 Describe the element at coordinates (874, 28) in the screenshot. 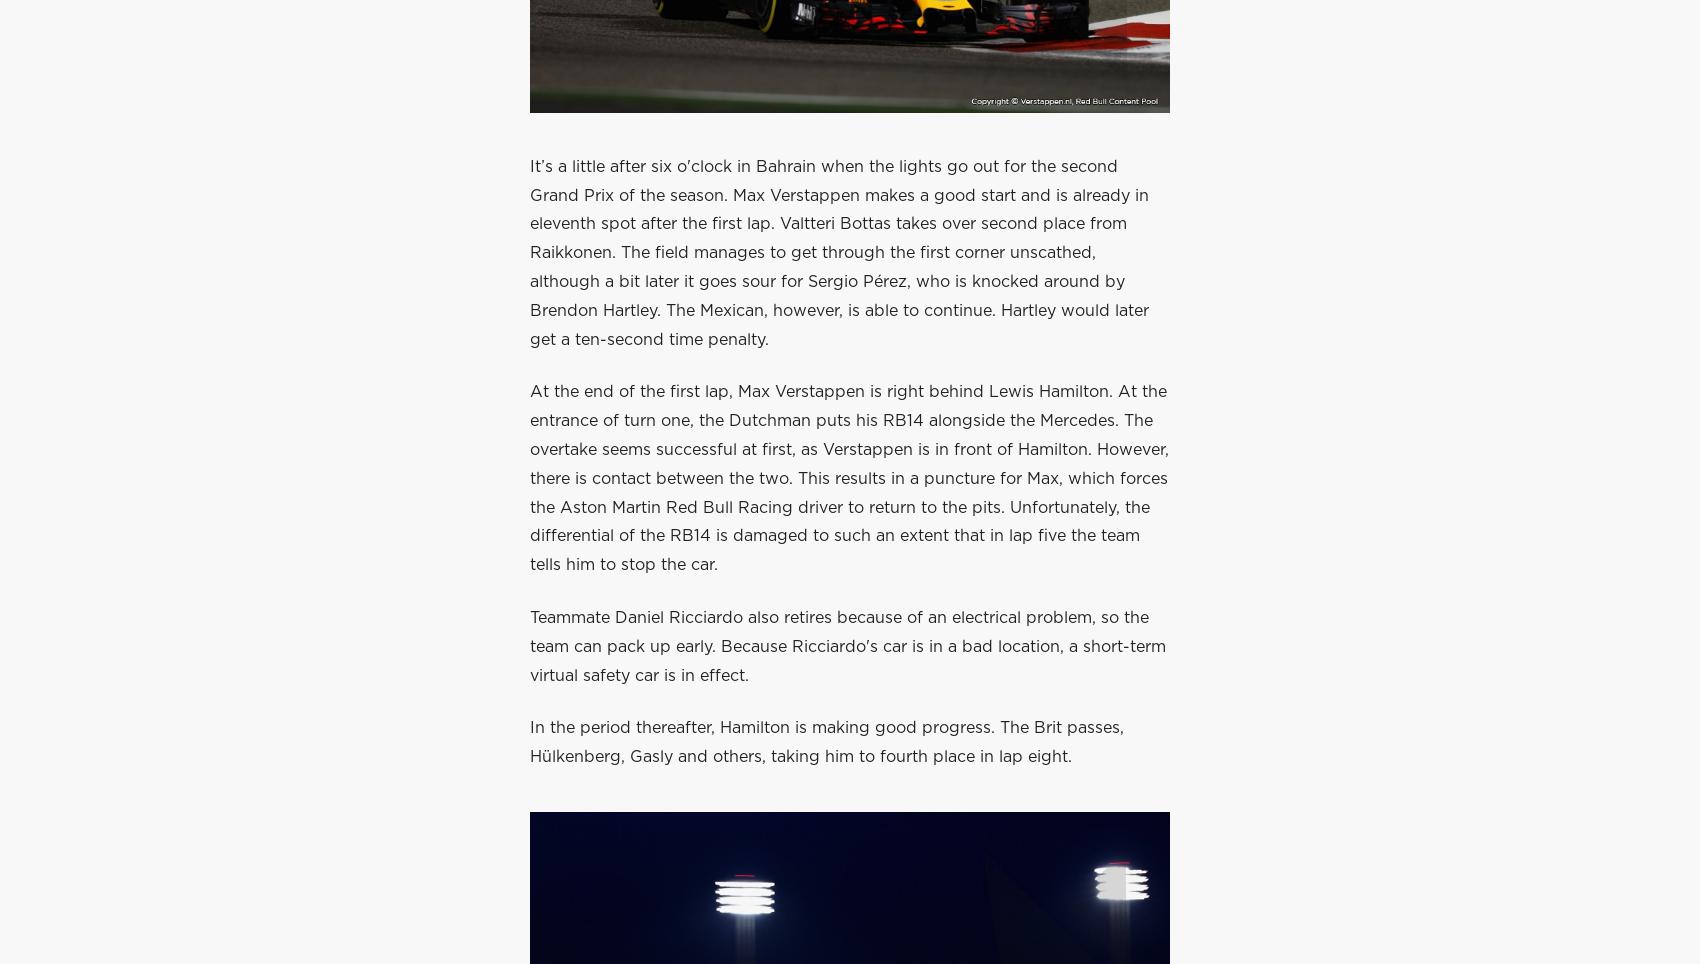

I see `'Forum'` at that location.